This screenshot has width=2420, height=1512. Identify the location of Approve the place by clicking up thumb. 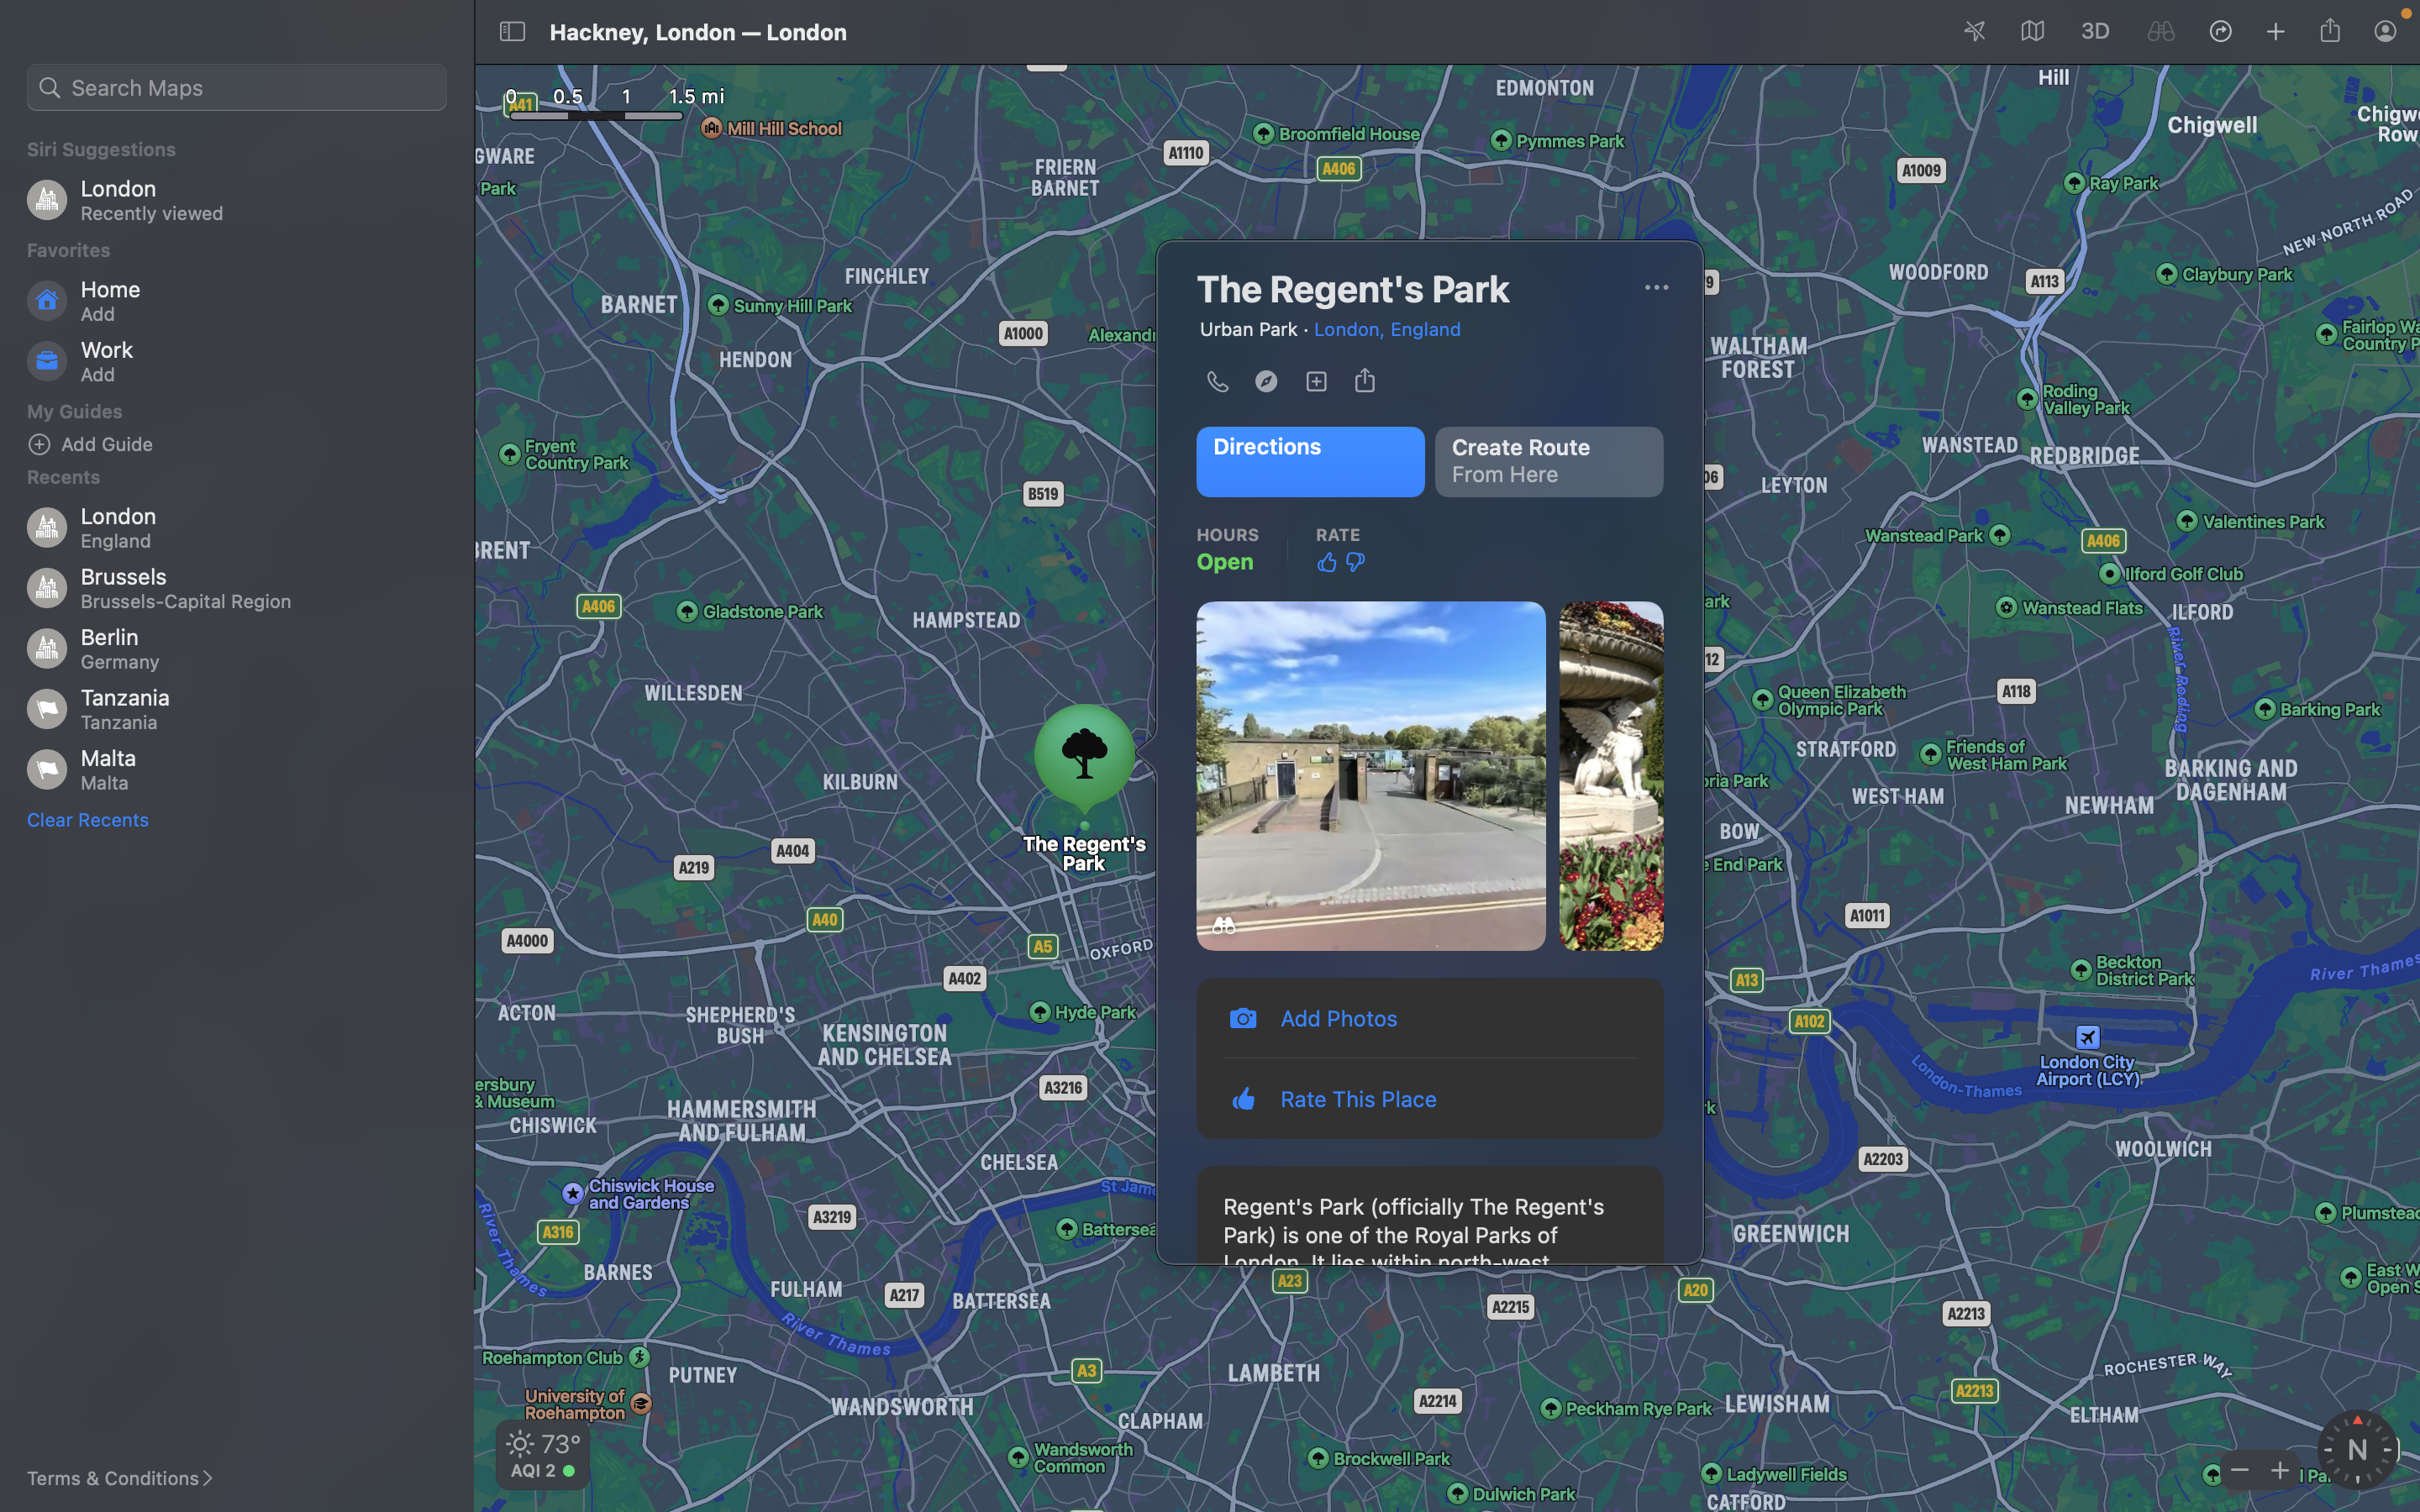
(1326, 561).